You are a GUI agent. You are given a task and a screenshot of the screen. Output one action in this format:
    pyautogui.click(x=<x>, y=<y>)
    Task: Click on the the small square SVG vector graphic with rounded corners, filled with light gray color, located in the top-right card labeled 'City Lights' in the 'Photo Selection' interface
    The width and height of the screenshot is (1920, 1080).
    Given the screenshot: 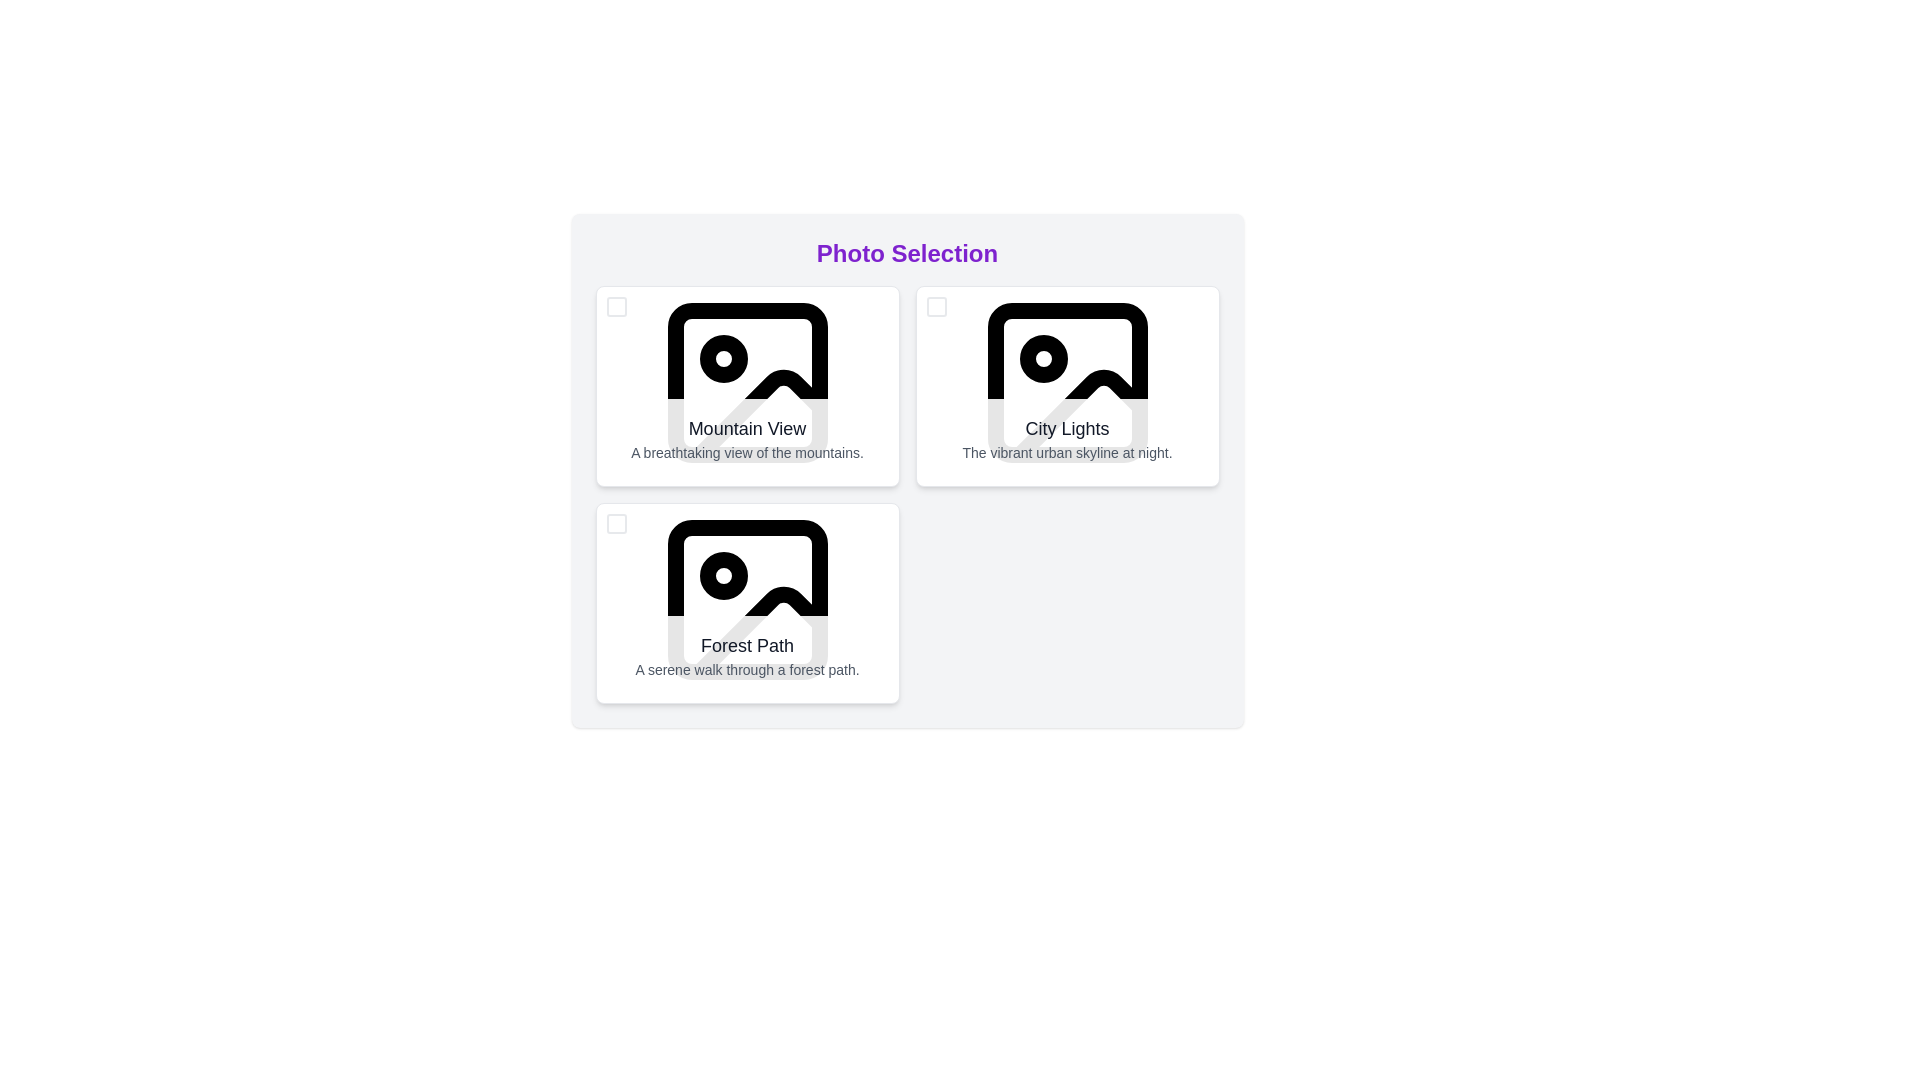 What is the action you would take?
    pyautogui.click(x=935, y=307)
    